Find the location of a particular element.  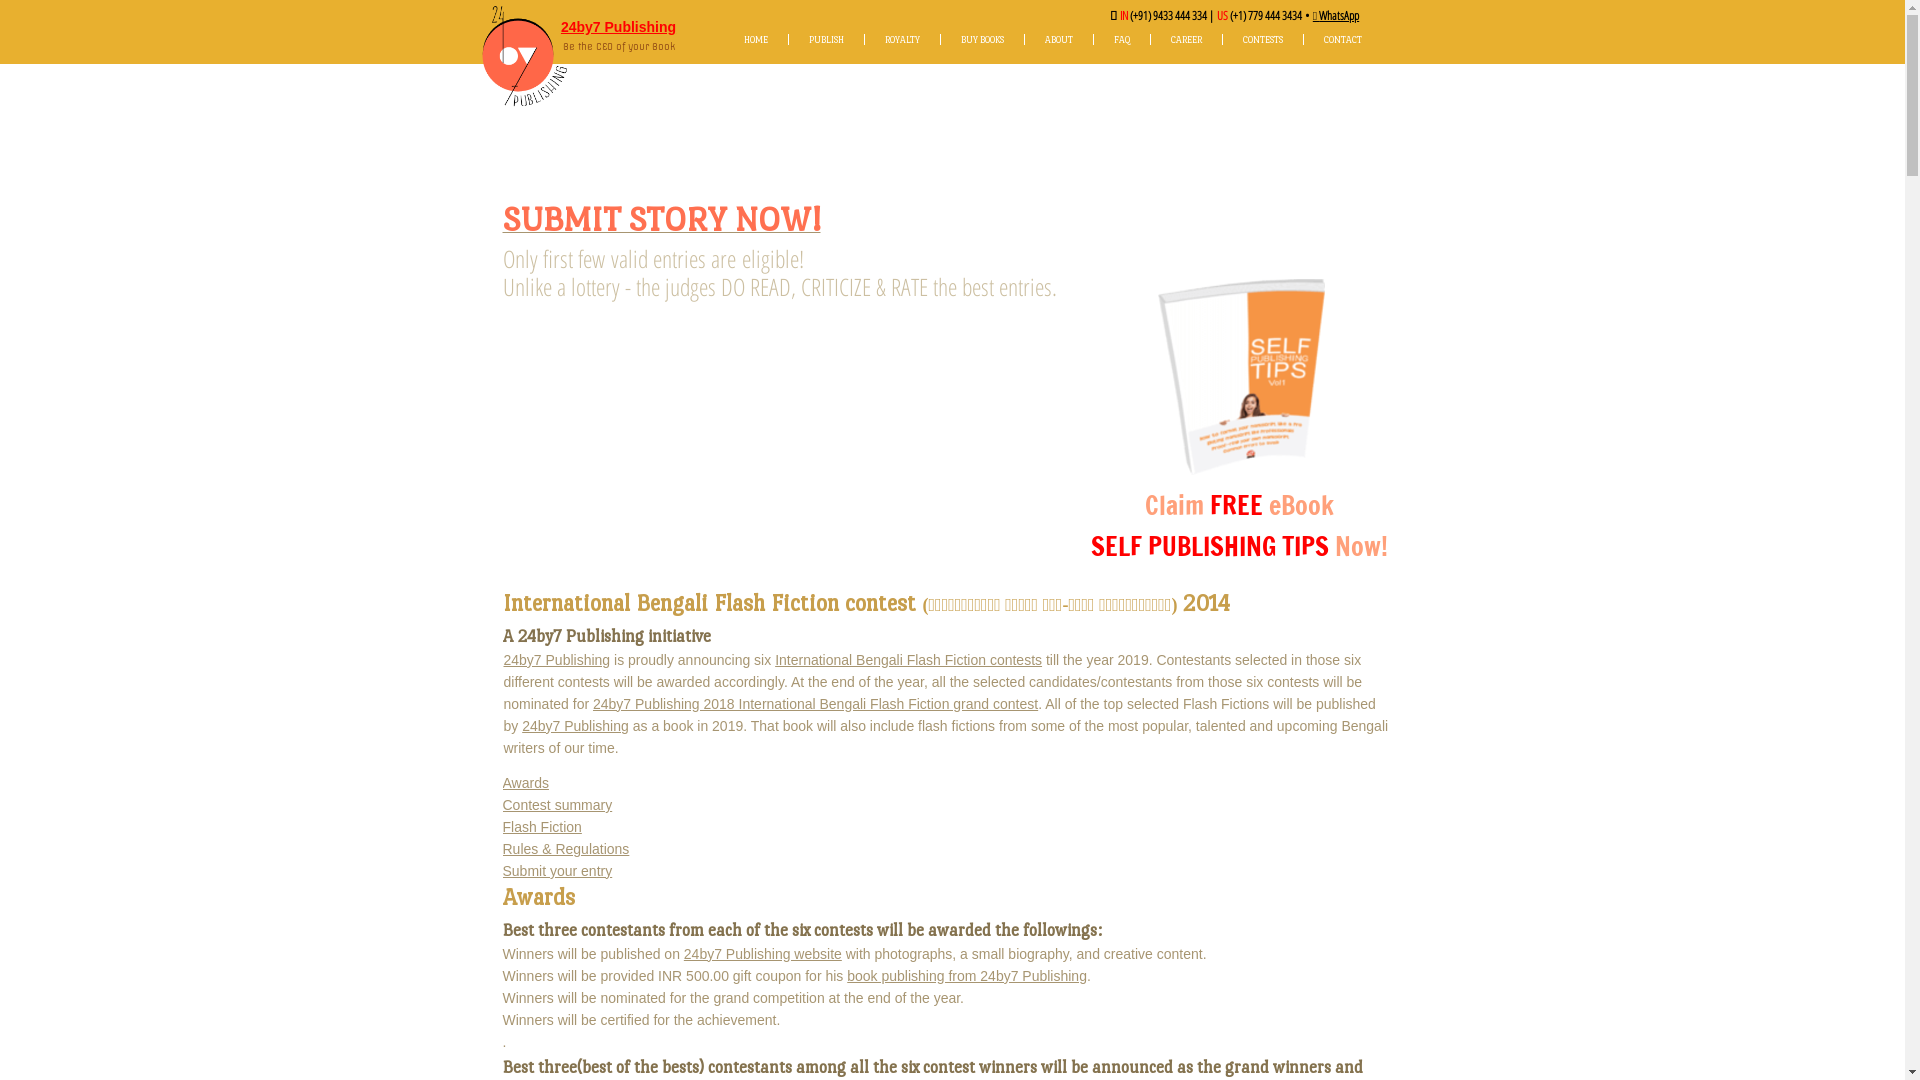

'HOME' is located at coordinates (754, 39).